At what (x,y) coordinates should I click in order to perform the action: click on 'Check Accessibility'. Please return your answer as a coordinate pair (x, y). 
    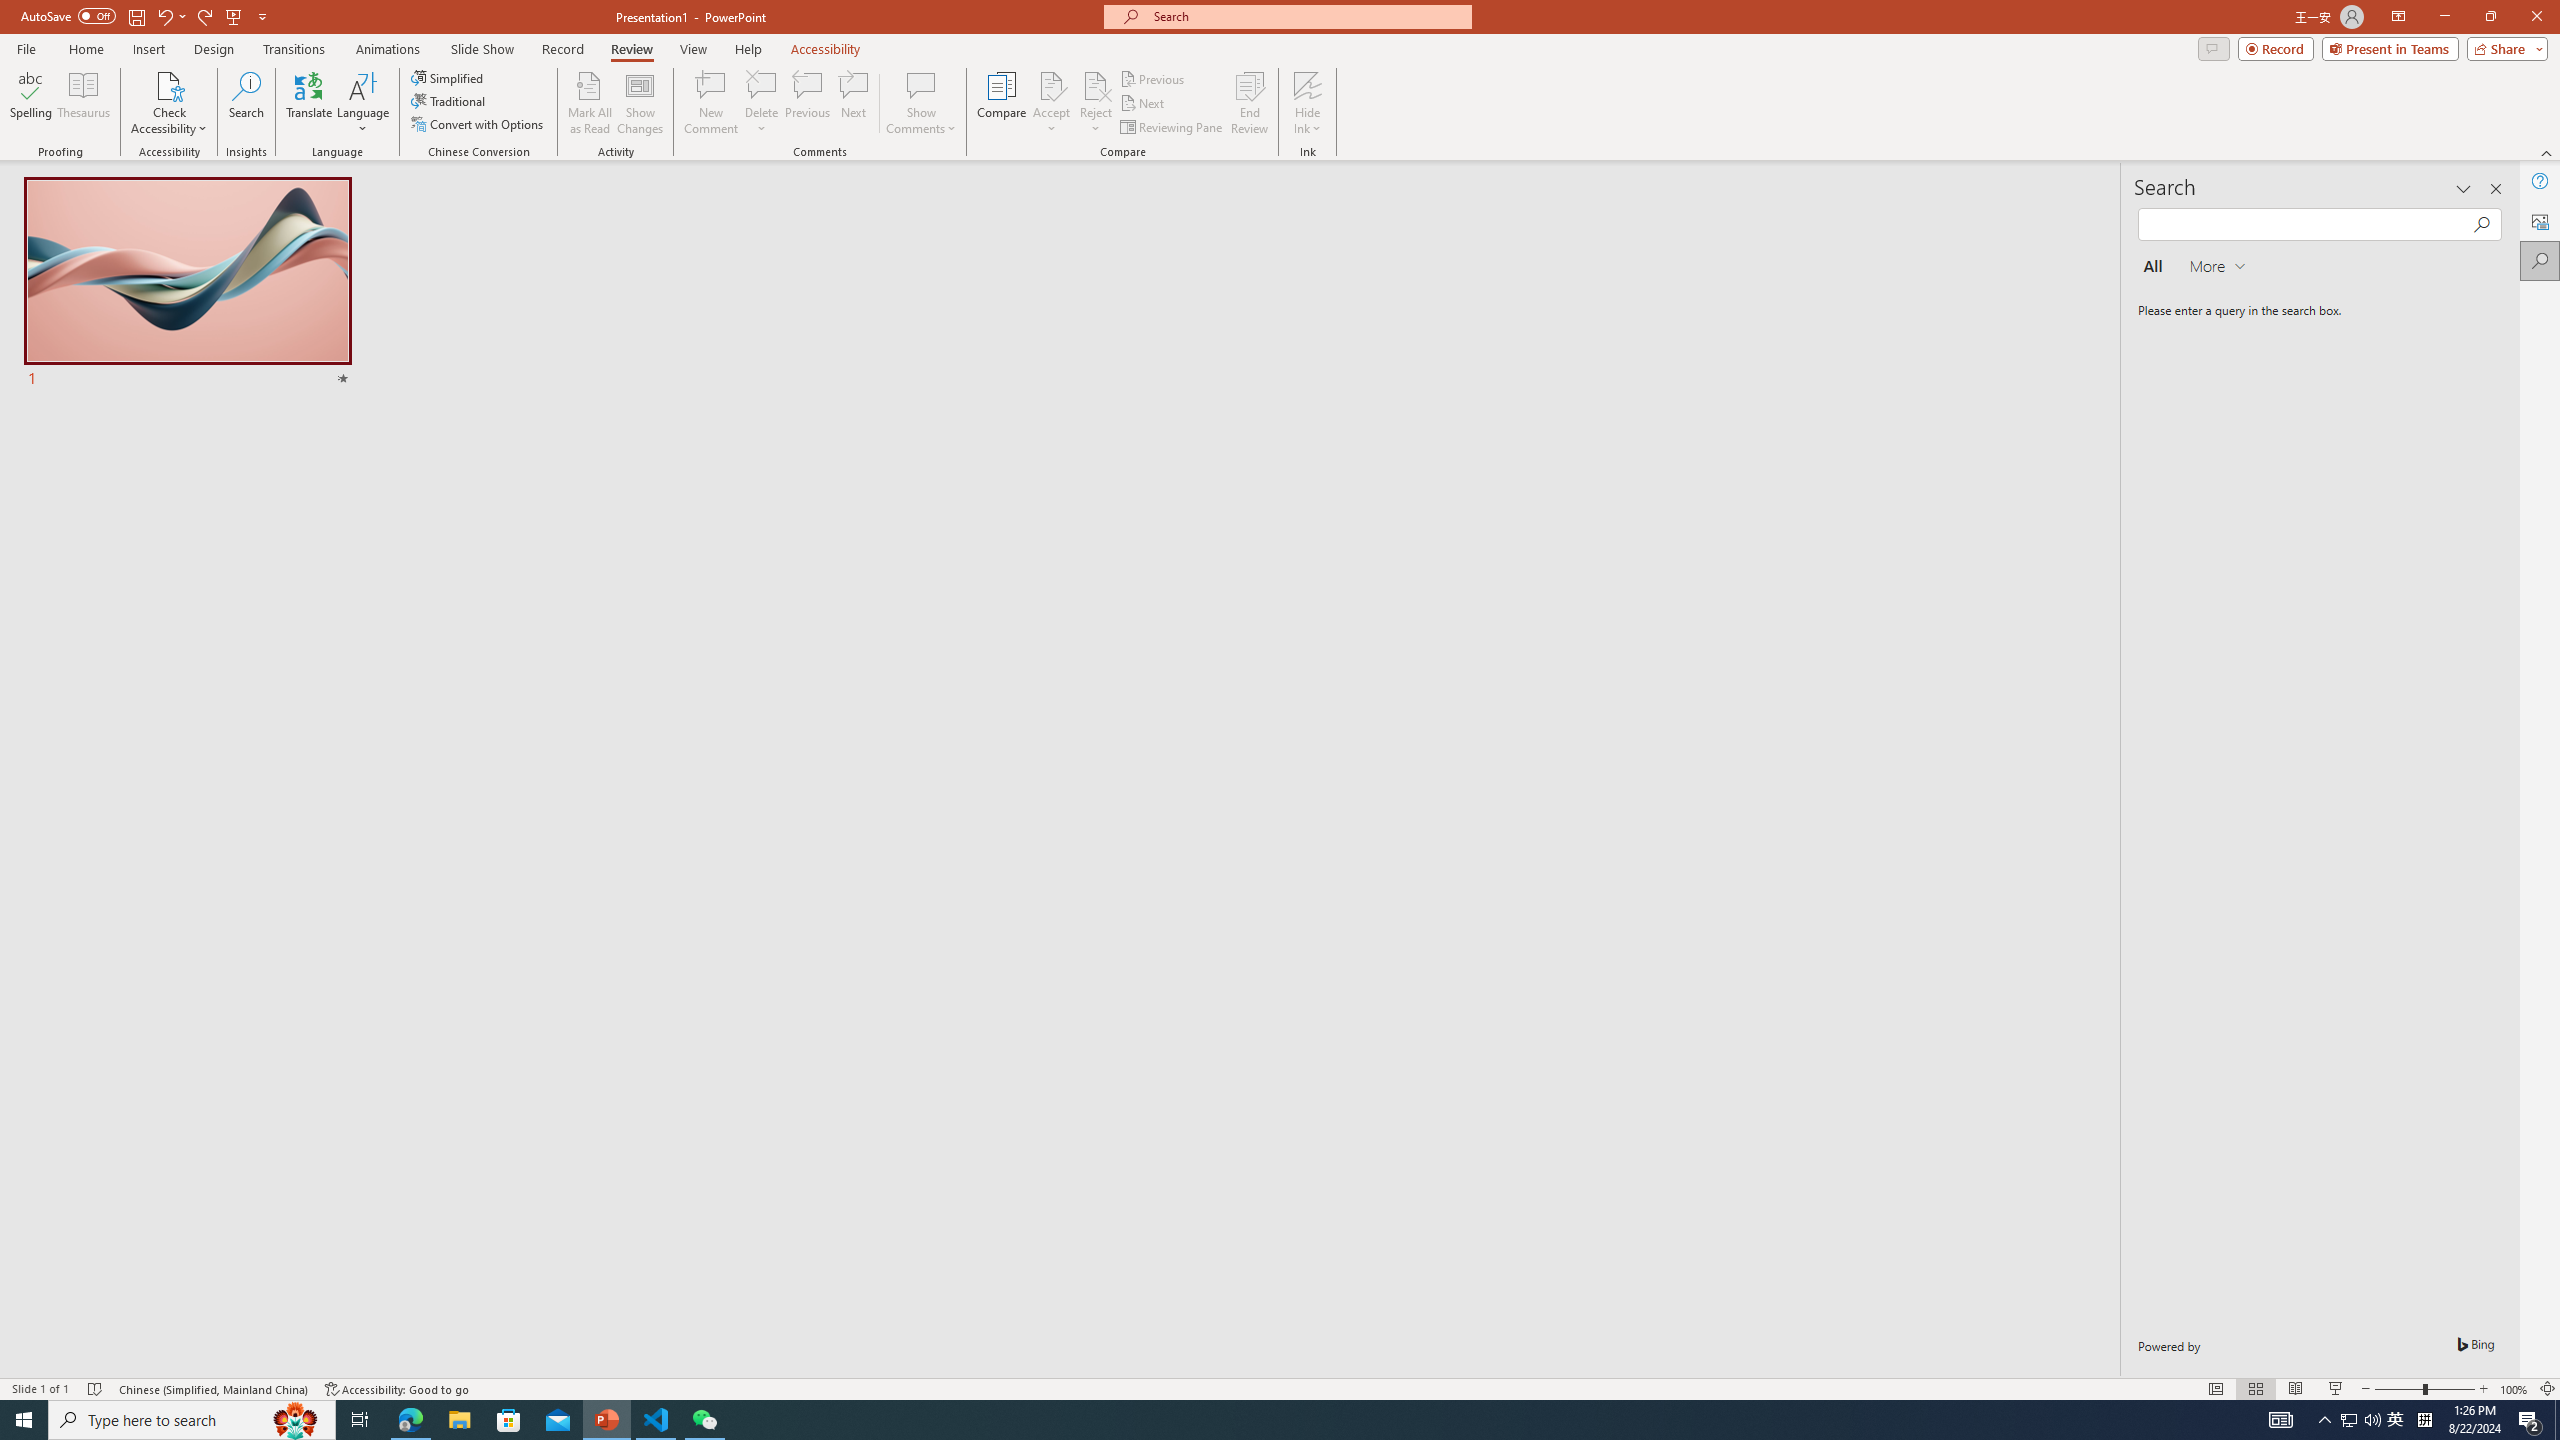
    Looking at the image, I should click on (167, 103).